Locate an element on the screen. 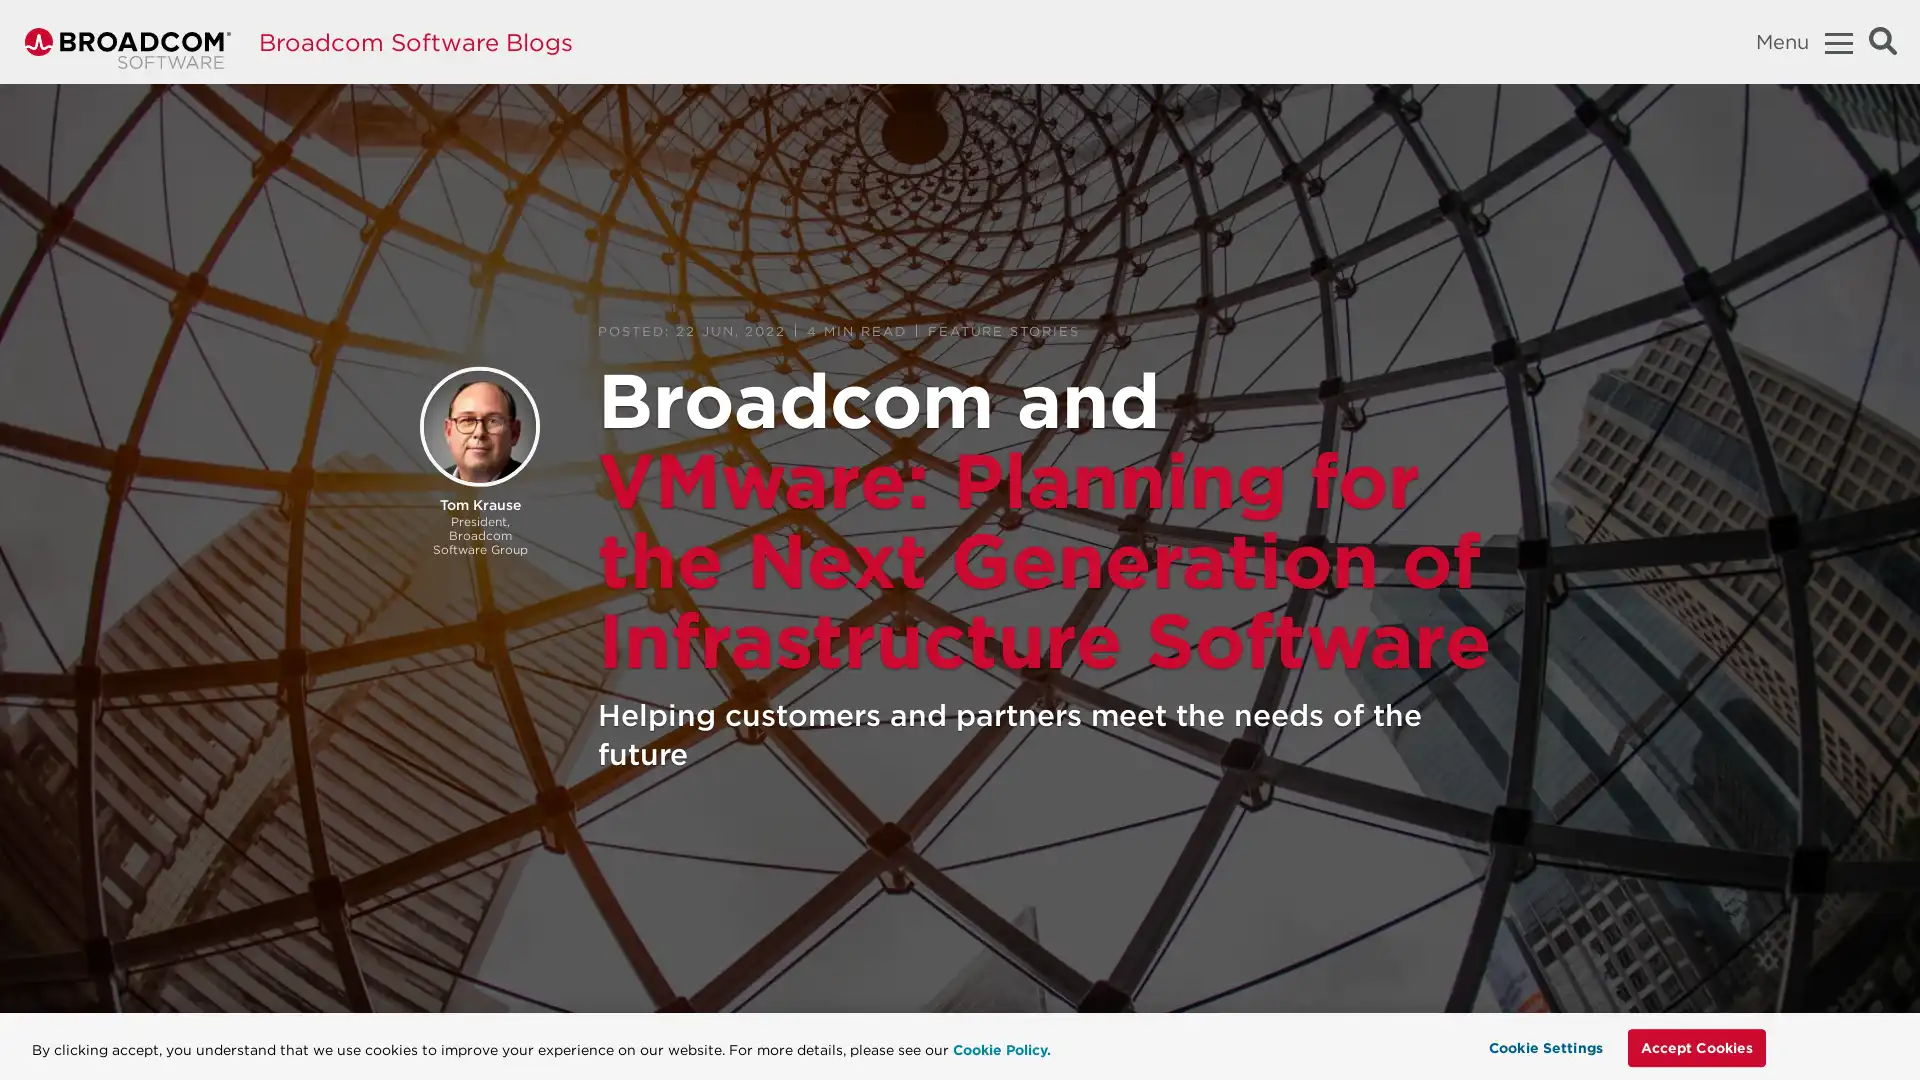 This screenshot has width=1920, height=1080. Cookie Settings is located at coordinates (1544, 1046).